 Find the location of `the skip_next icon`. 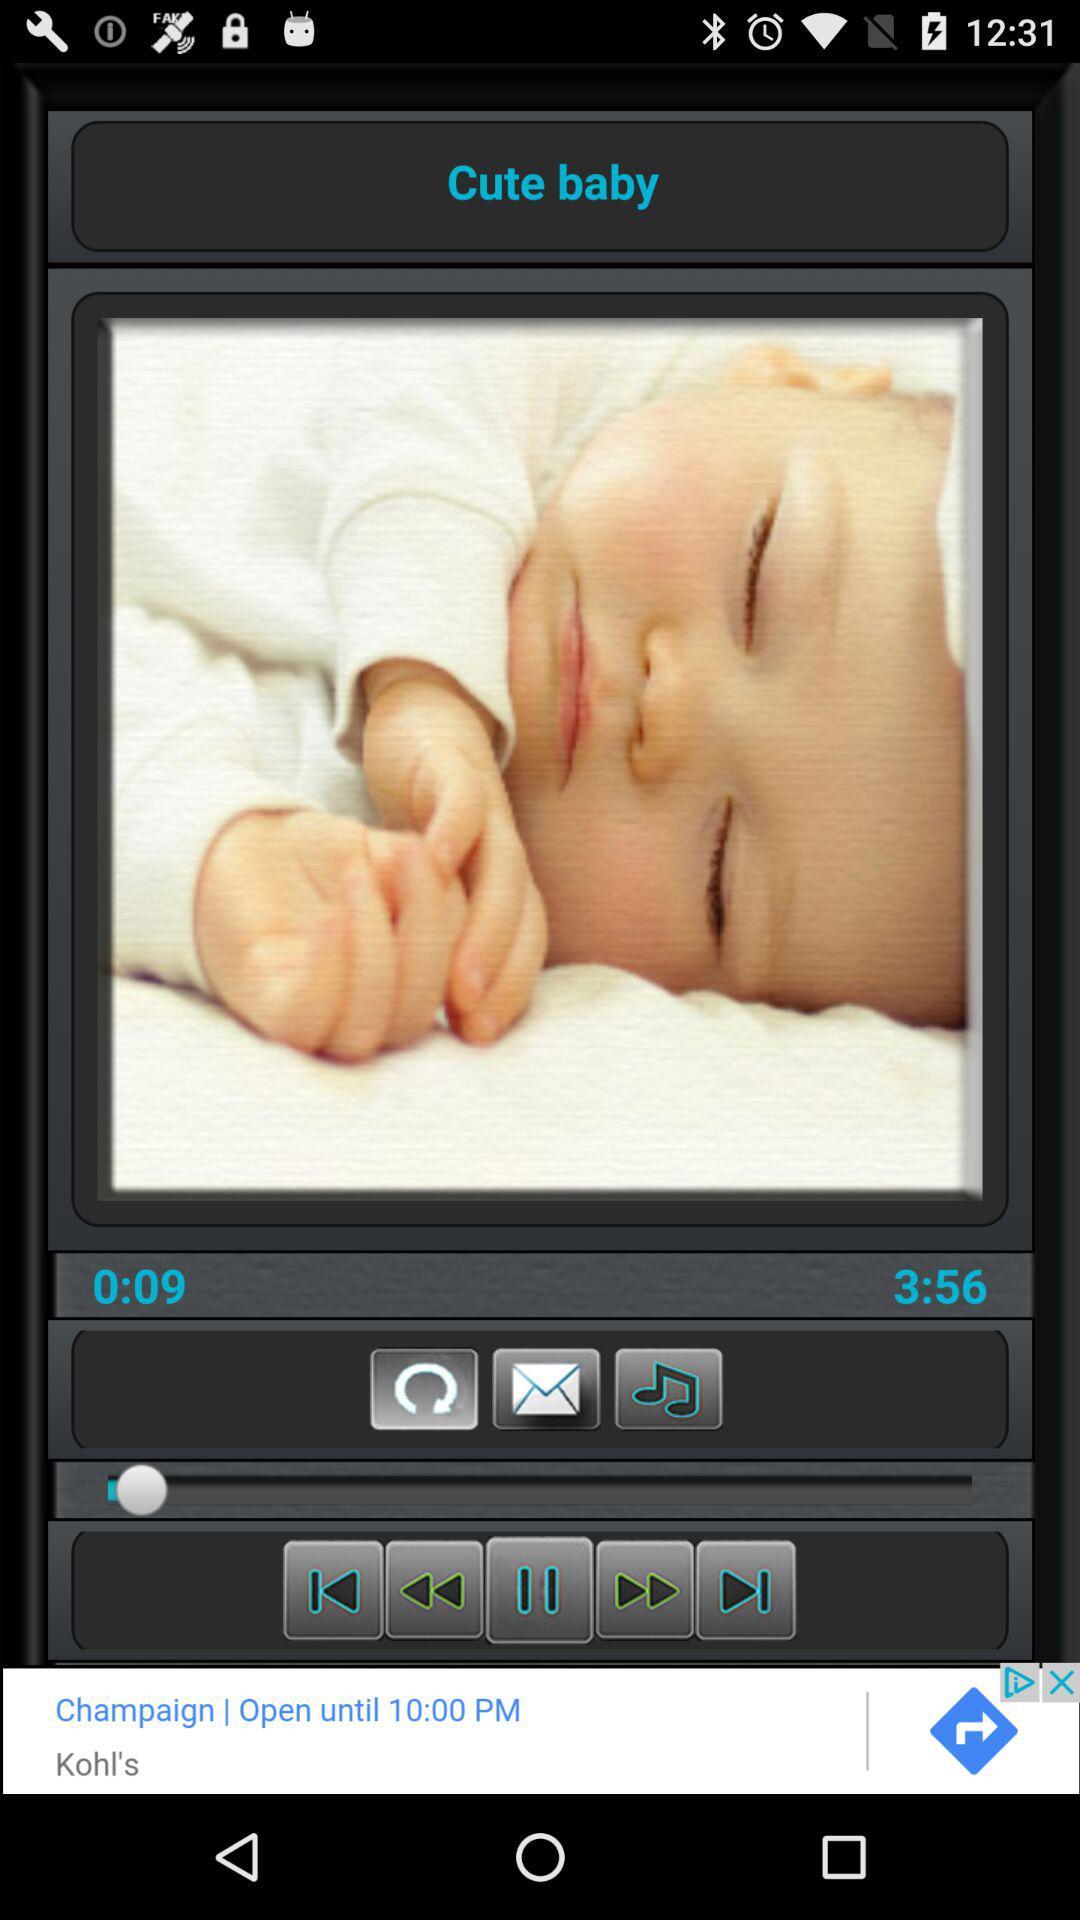

the skip_next icon is located at coordinates (745, 1701).